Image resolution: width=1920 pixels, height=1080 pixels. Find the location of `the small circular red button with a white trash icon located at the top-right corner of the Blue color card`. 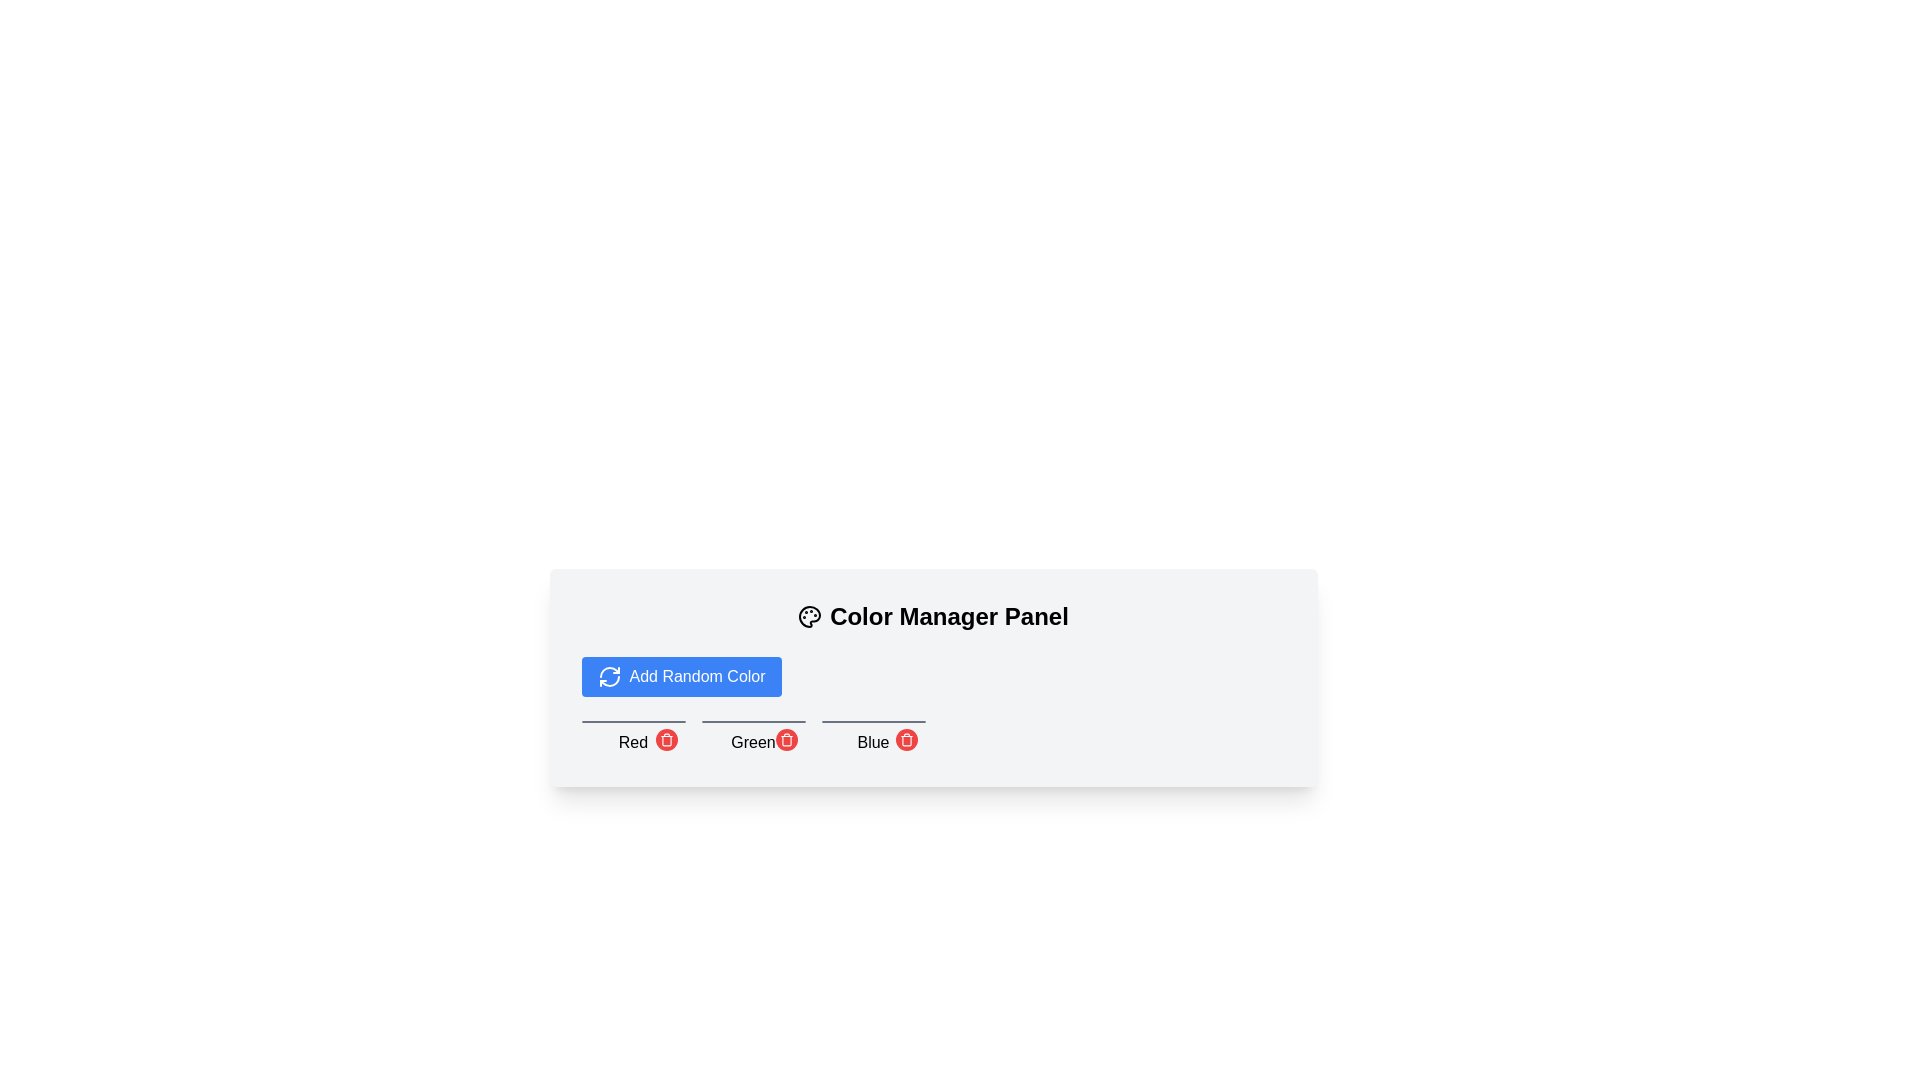

the small circular red button with a white trash icon located at the top-right corner of the Blue color card is located at coordinates (905, 740).